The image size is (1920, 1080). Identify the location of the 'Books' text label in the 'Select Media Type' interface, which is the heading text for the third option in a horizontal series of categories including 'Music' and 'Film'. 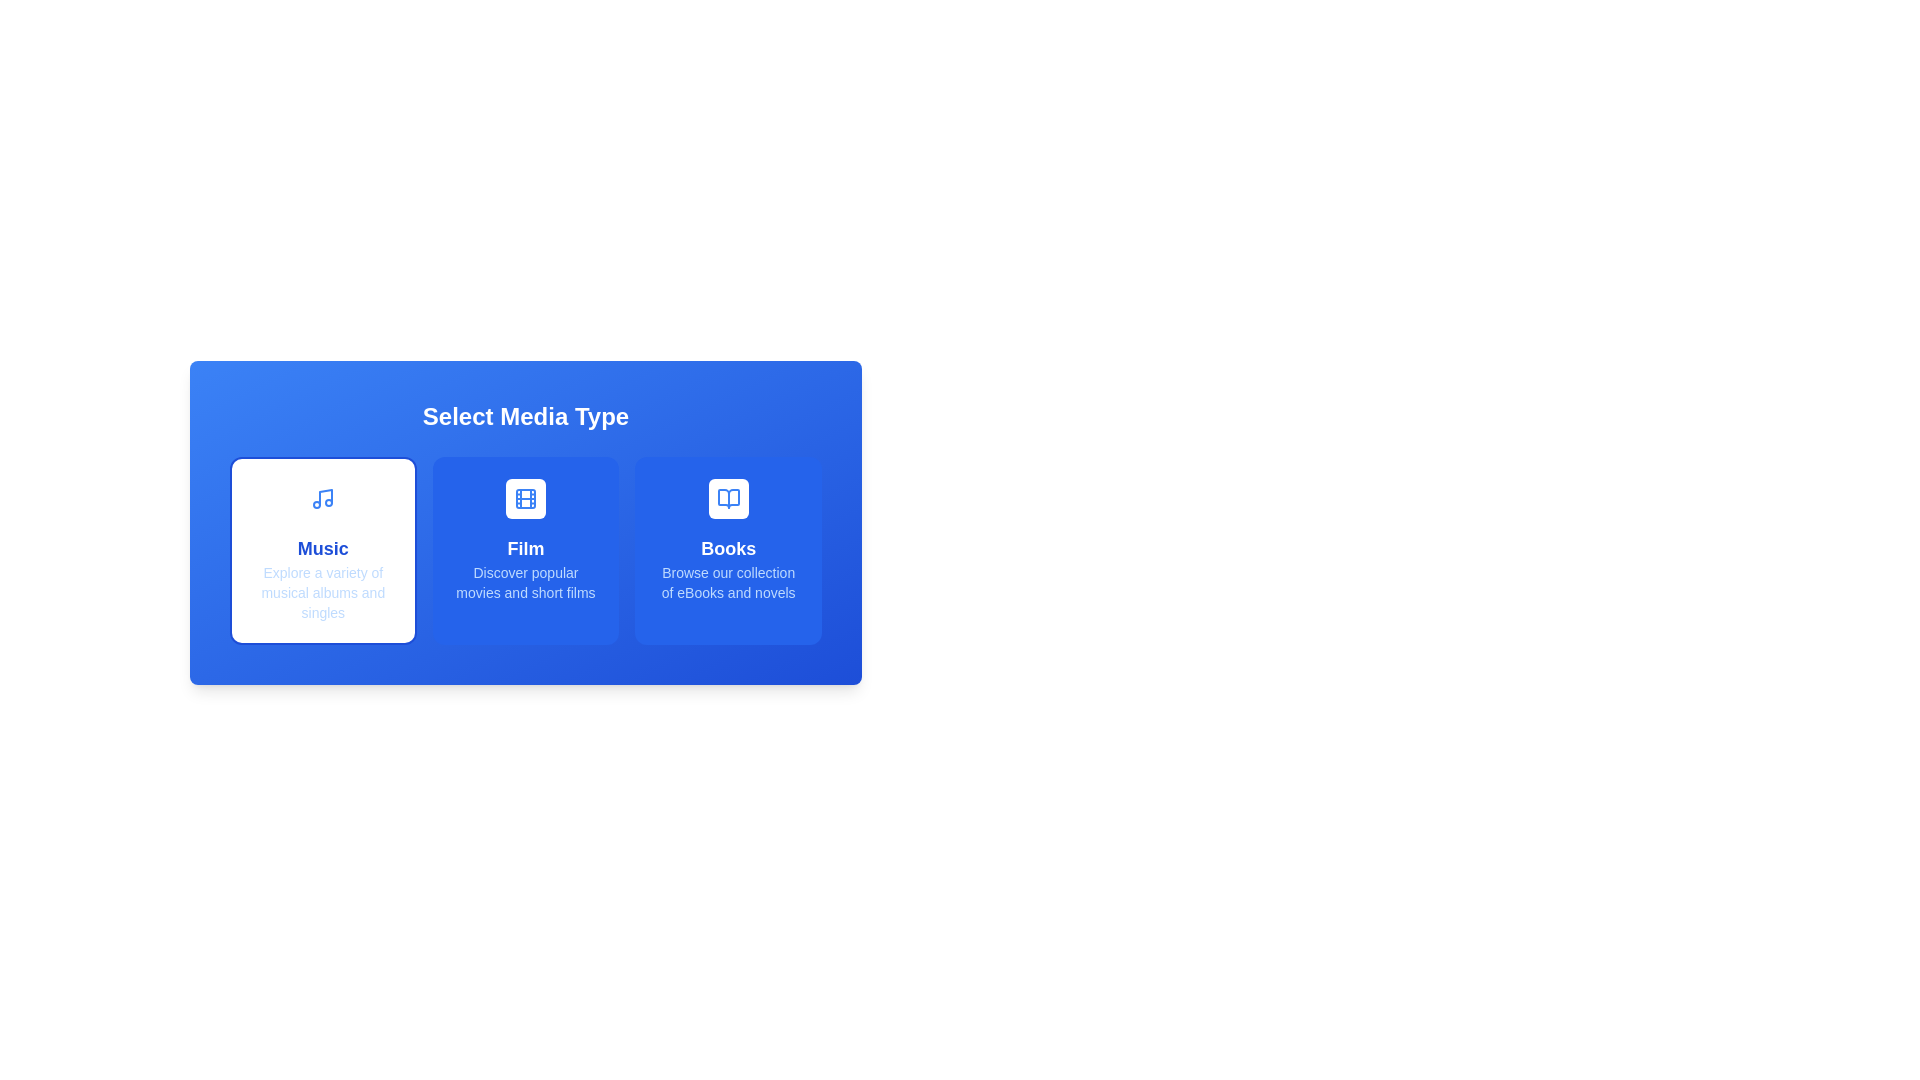
(727, 548).